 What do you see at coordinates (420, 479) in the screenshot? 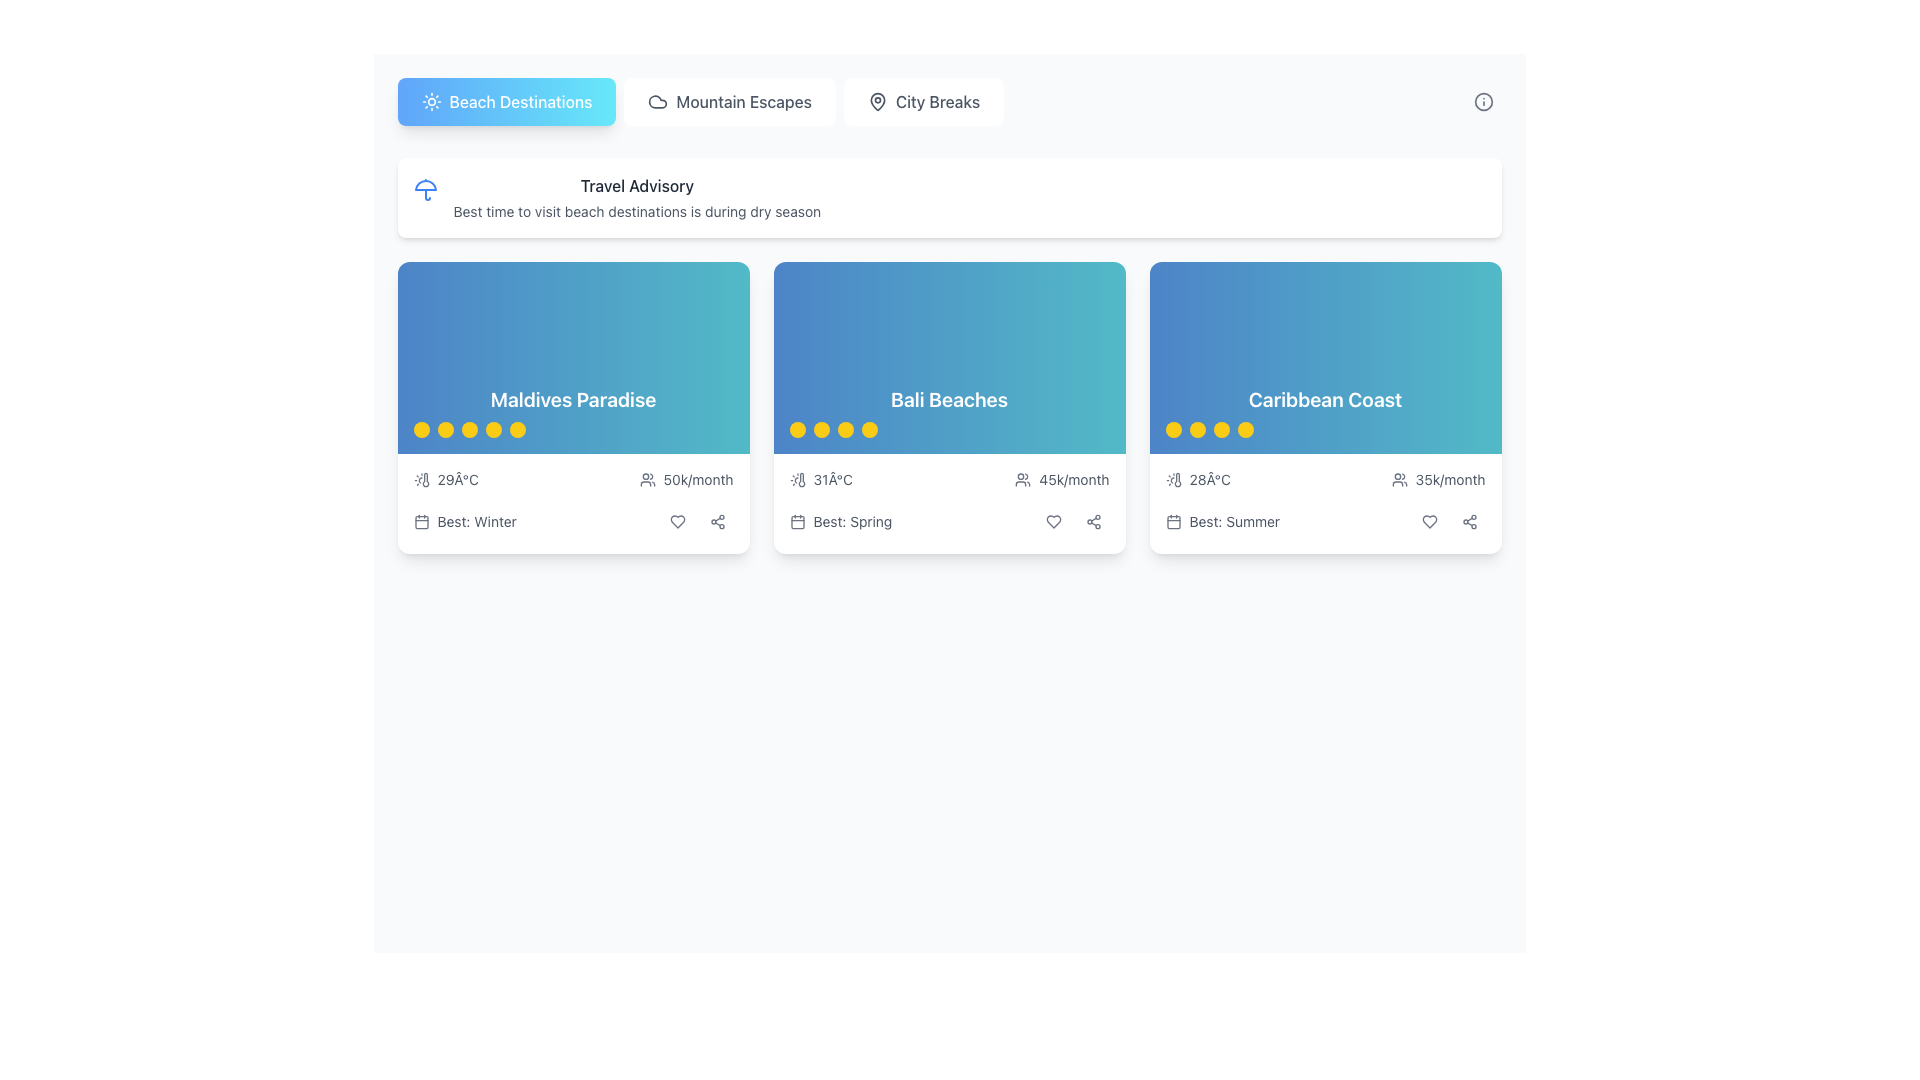
I see `the weather icon located to the left of the '29°C' text, which visually represents temperature or weather conditions` at bounding box center [420, 479].